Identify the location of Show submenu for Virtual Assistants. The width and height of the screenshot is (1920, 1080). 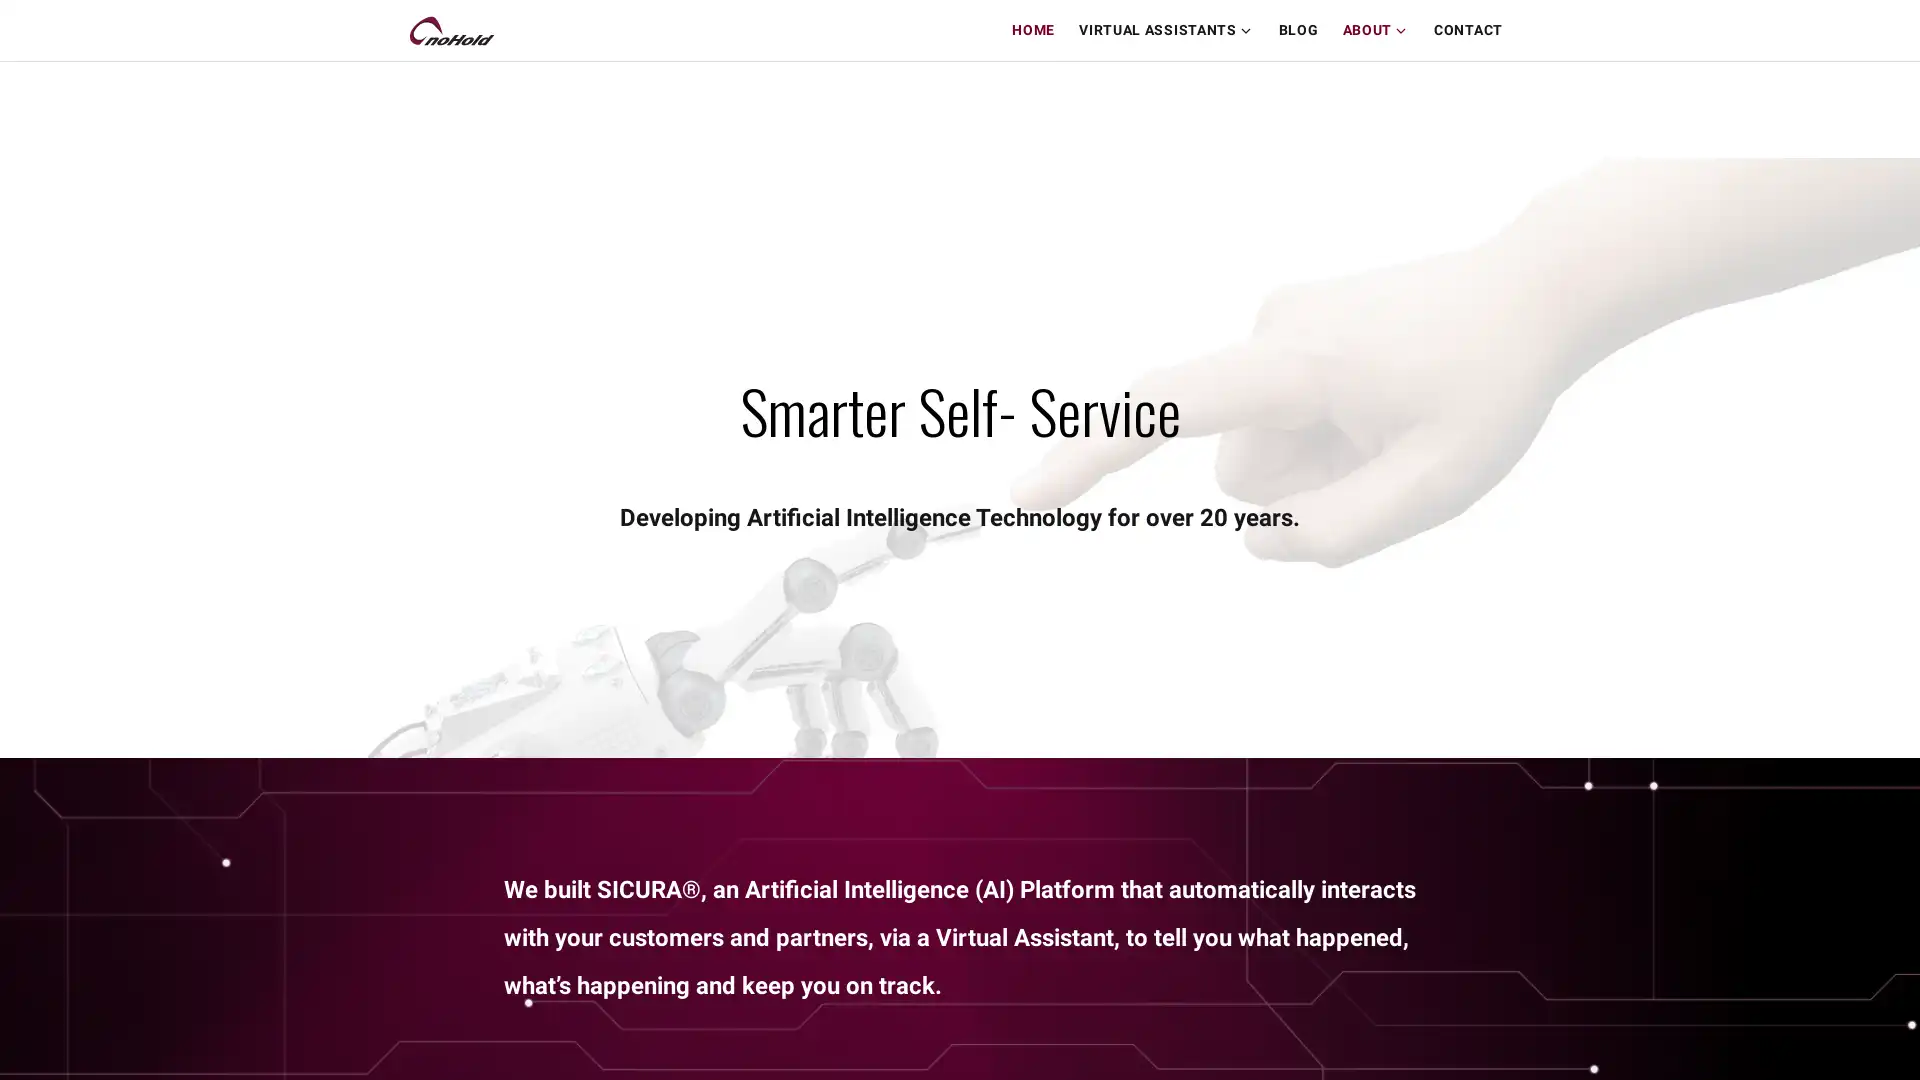
(1250, 30).